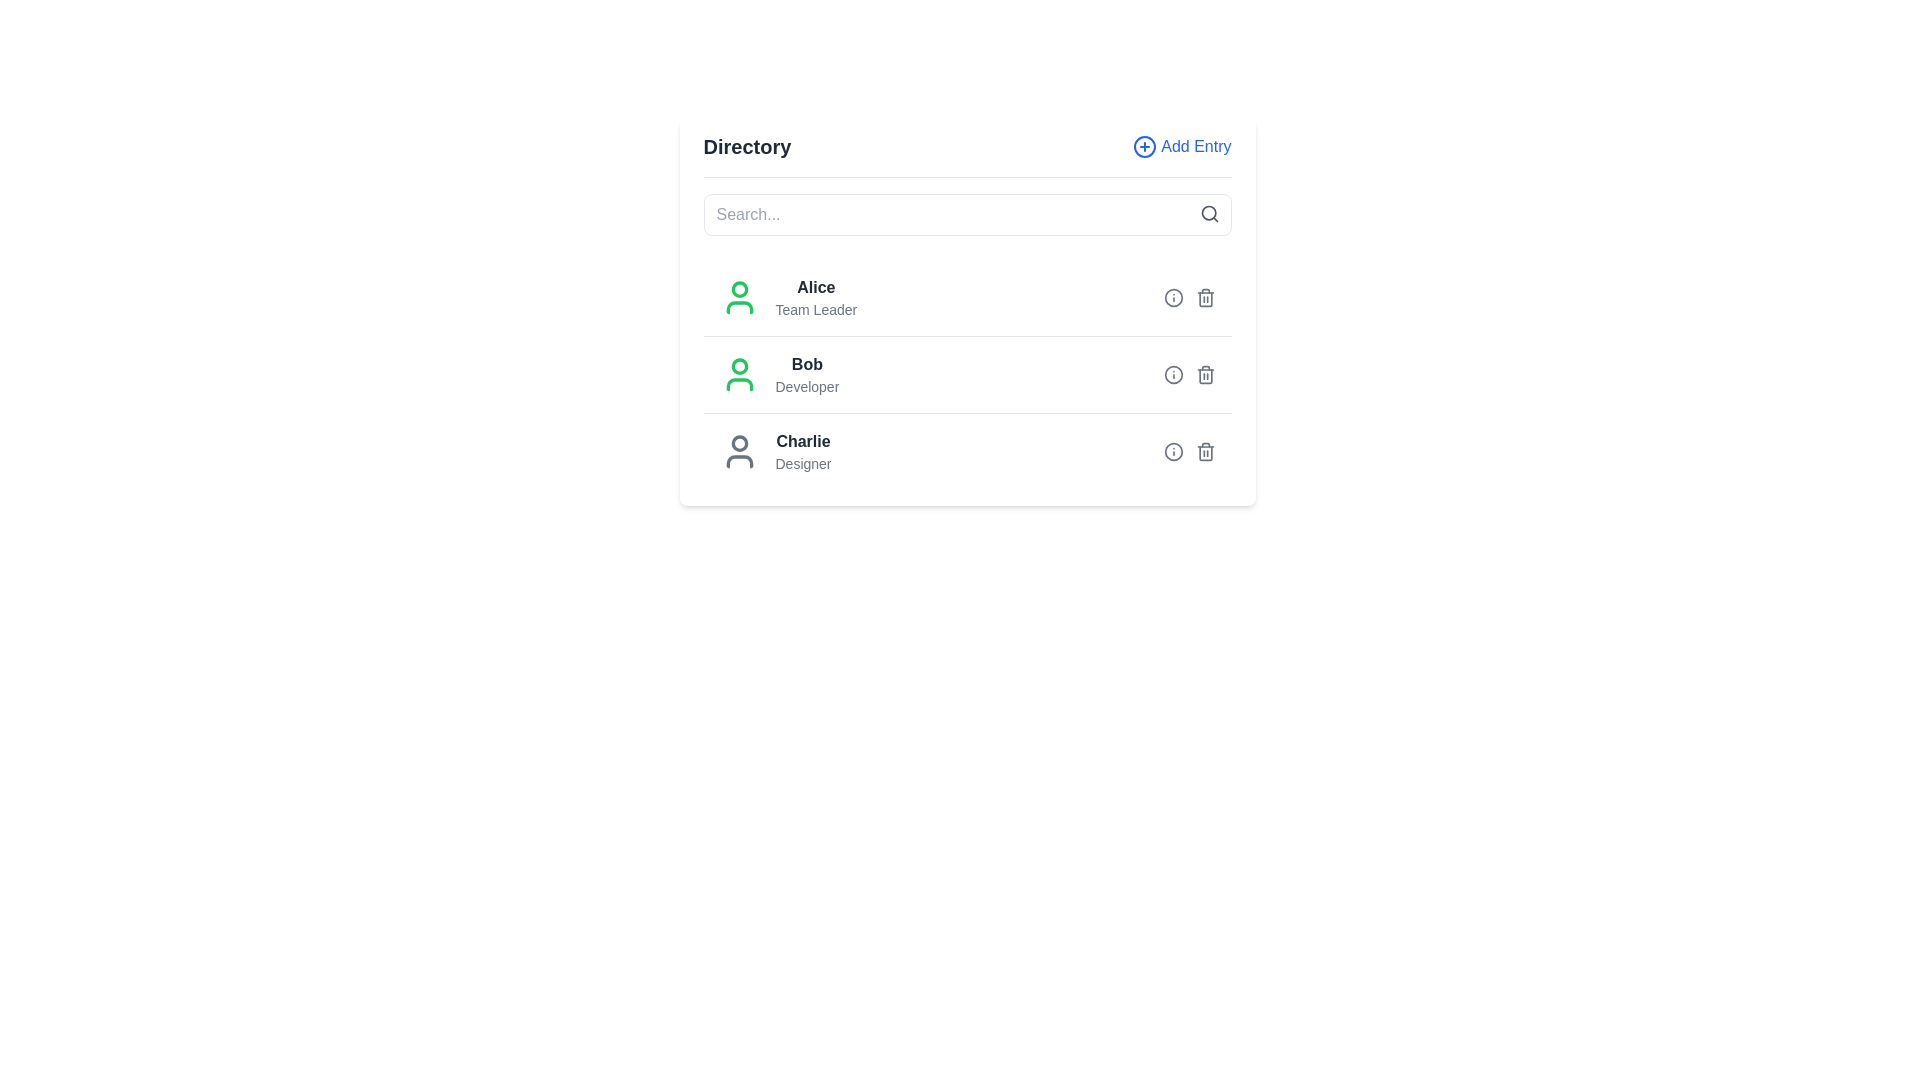 The image size is (1920, 1080). Describe the element at coordinates (1189, 374) in the screenshot. I see `the interactive icons located to the far right of the row containing 'Bob' after the text 'Developer'` at that location.